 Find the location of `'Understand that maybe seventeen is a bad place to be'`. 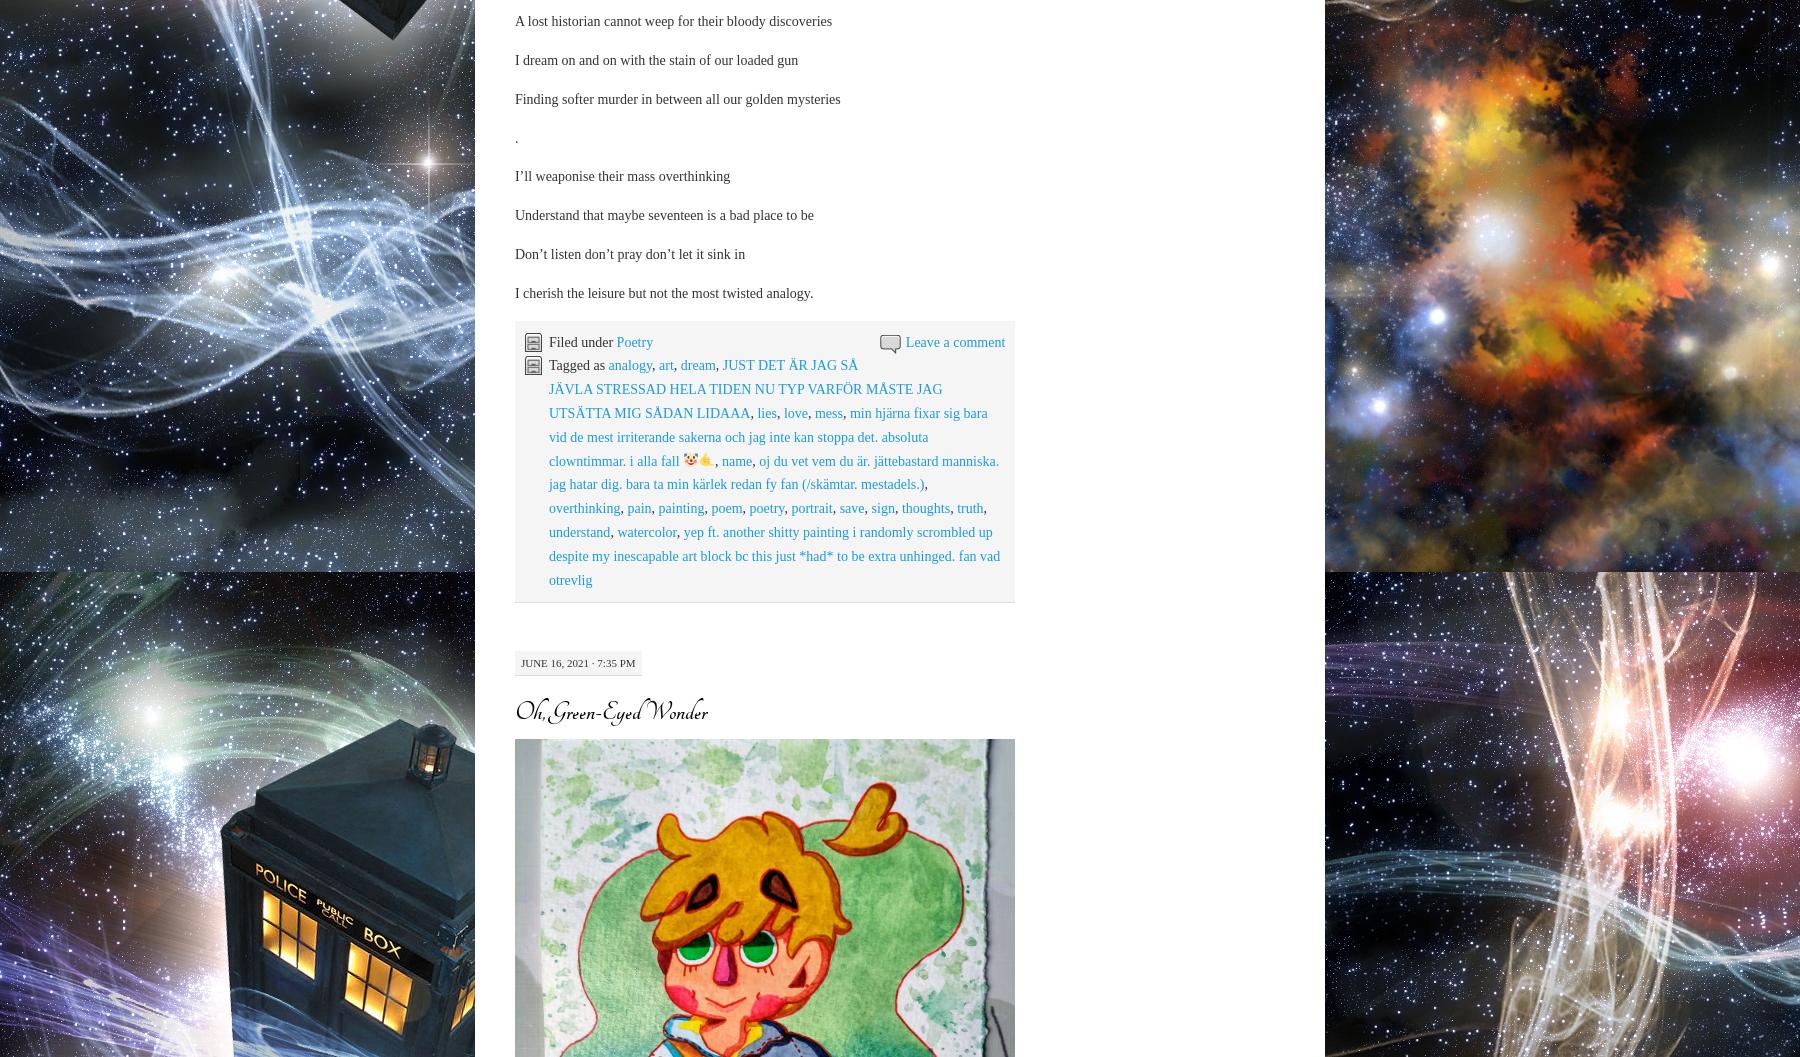

'Understand that maybe seventeen is a bad place to be' is located at coordinates (663, 215).